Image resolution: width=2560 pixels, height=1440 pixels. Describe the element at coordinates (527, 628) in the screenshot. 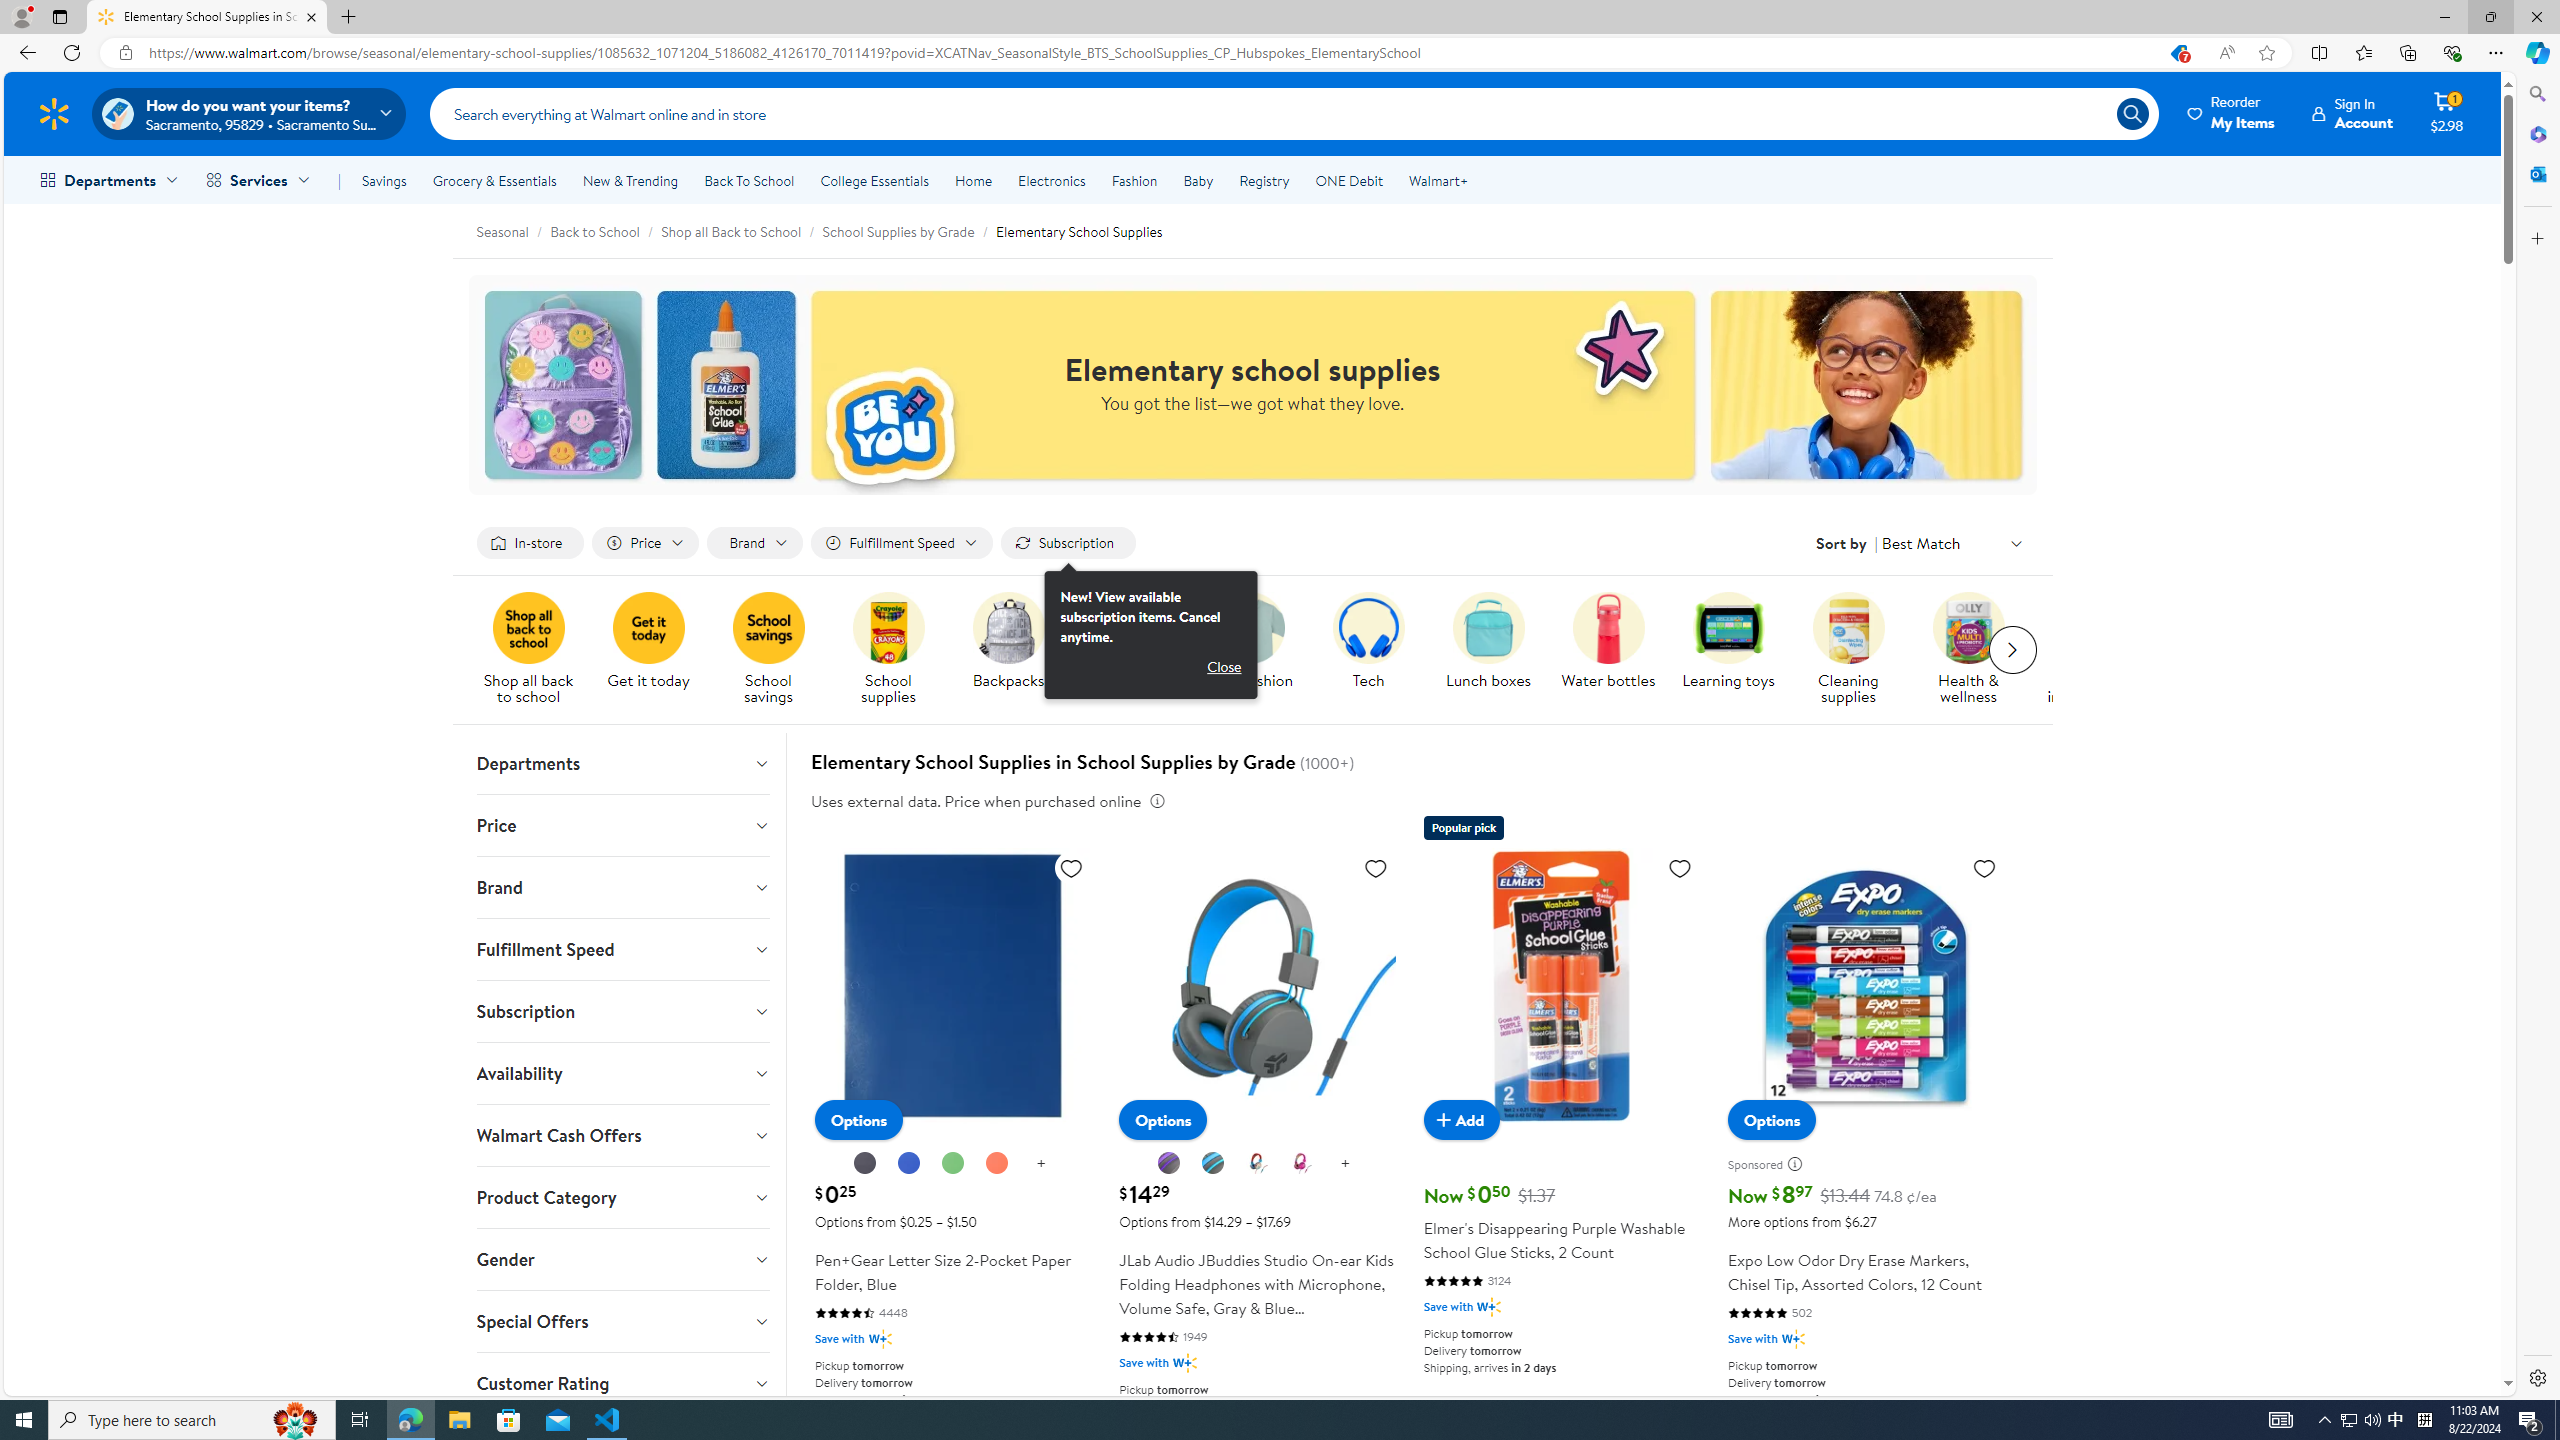

I see `'Shop all back to school'` at that location.